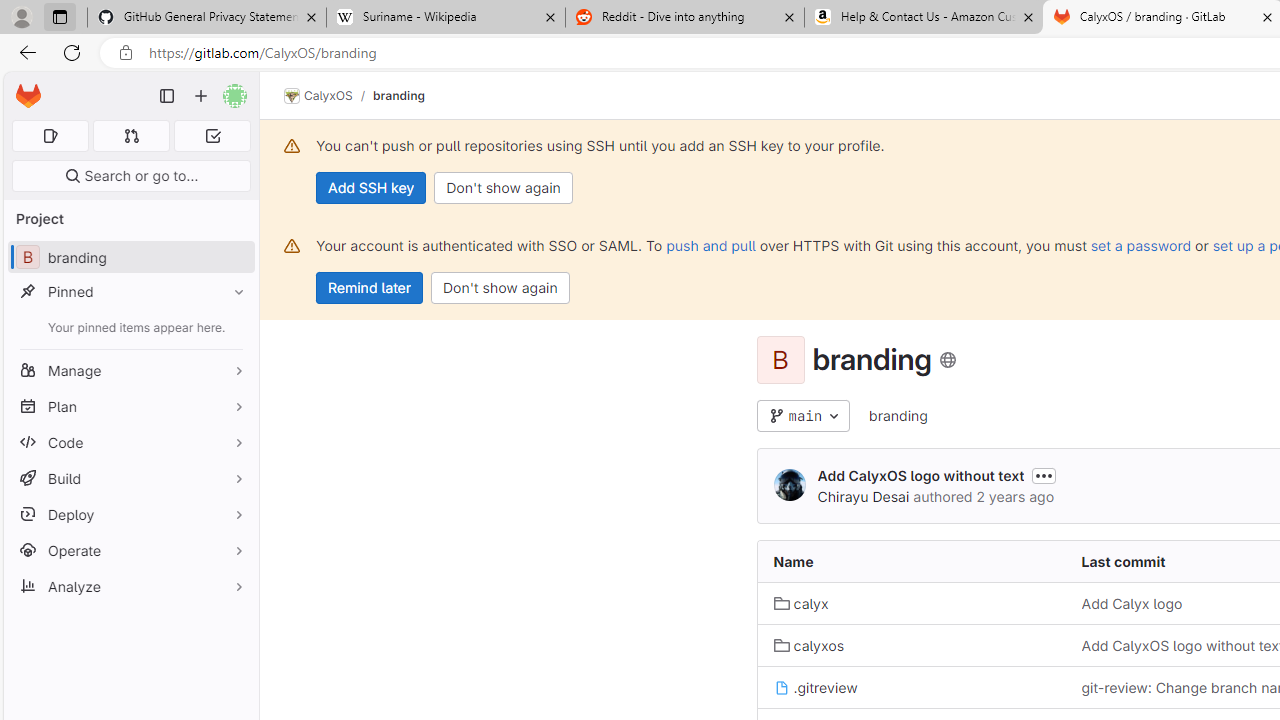 This screenshot has width=1280, height=720. Describe the element at coordinates (897, 415) in the screenshot. I see `'branding'` at that location.